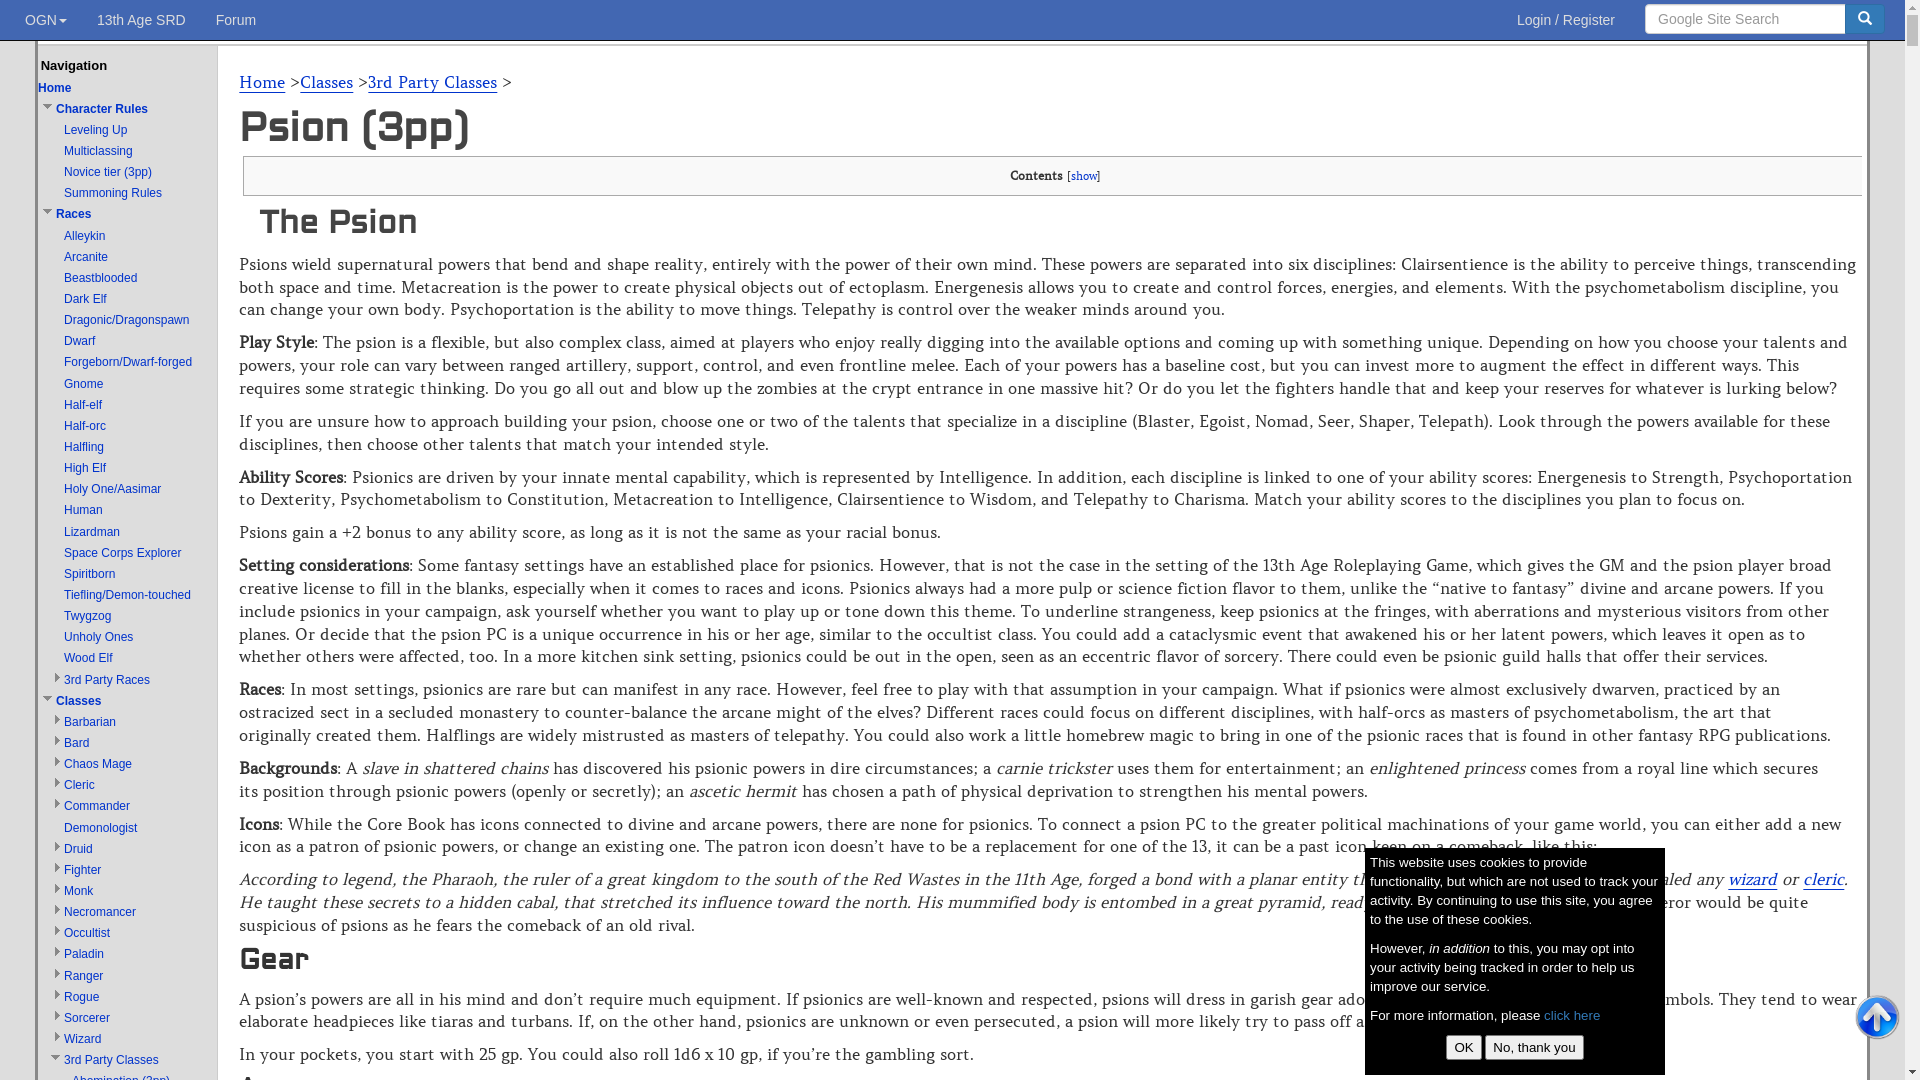  What do you see at coordinates (125, 319) in the screenshot?
I see `'Dragonic/Dragonspawn'` at bounding box center [125, 319].